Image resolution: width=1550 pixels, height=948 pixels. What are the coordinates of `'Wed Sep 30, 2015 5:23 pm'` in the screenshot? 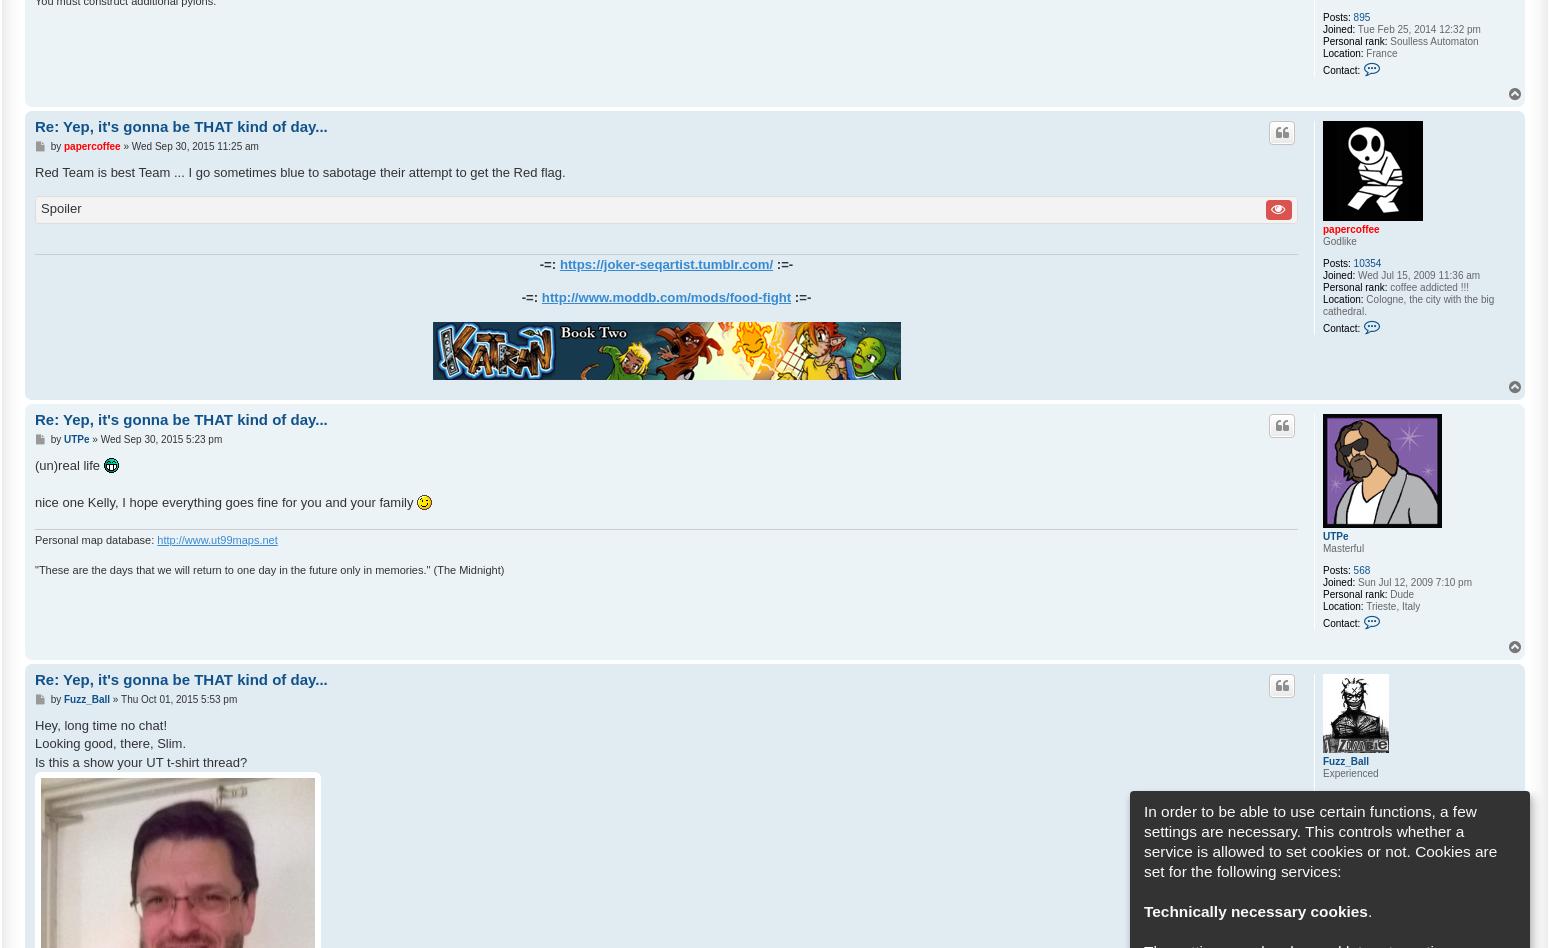 It's located at (160, 438).